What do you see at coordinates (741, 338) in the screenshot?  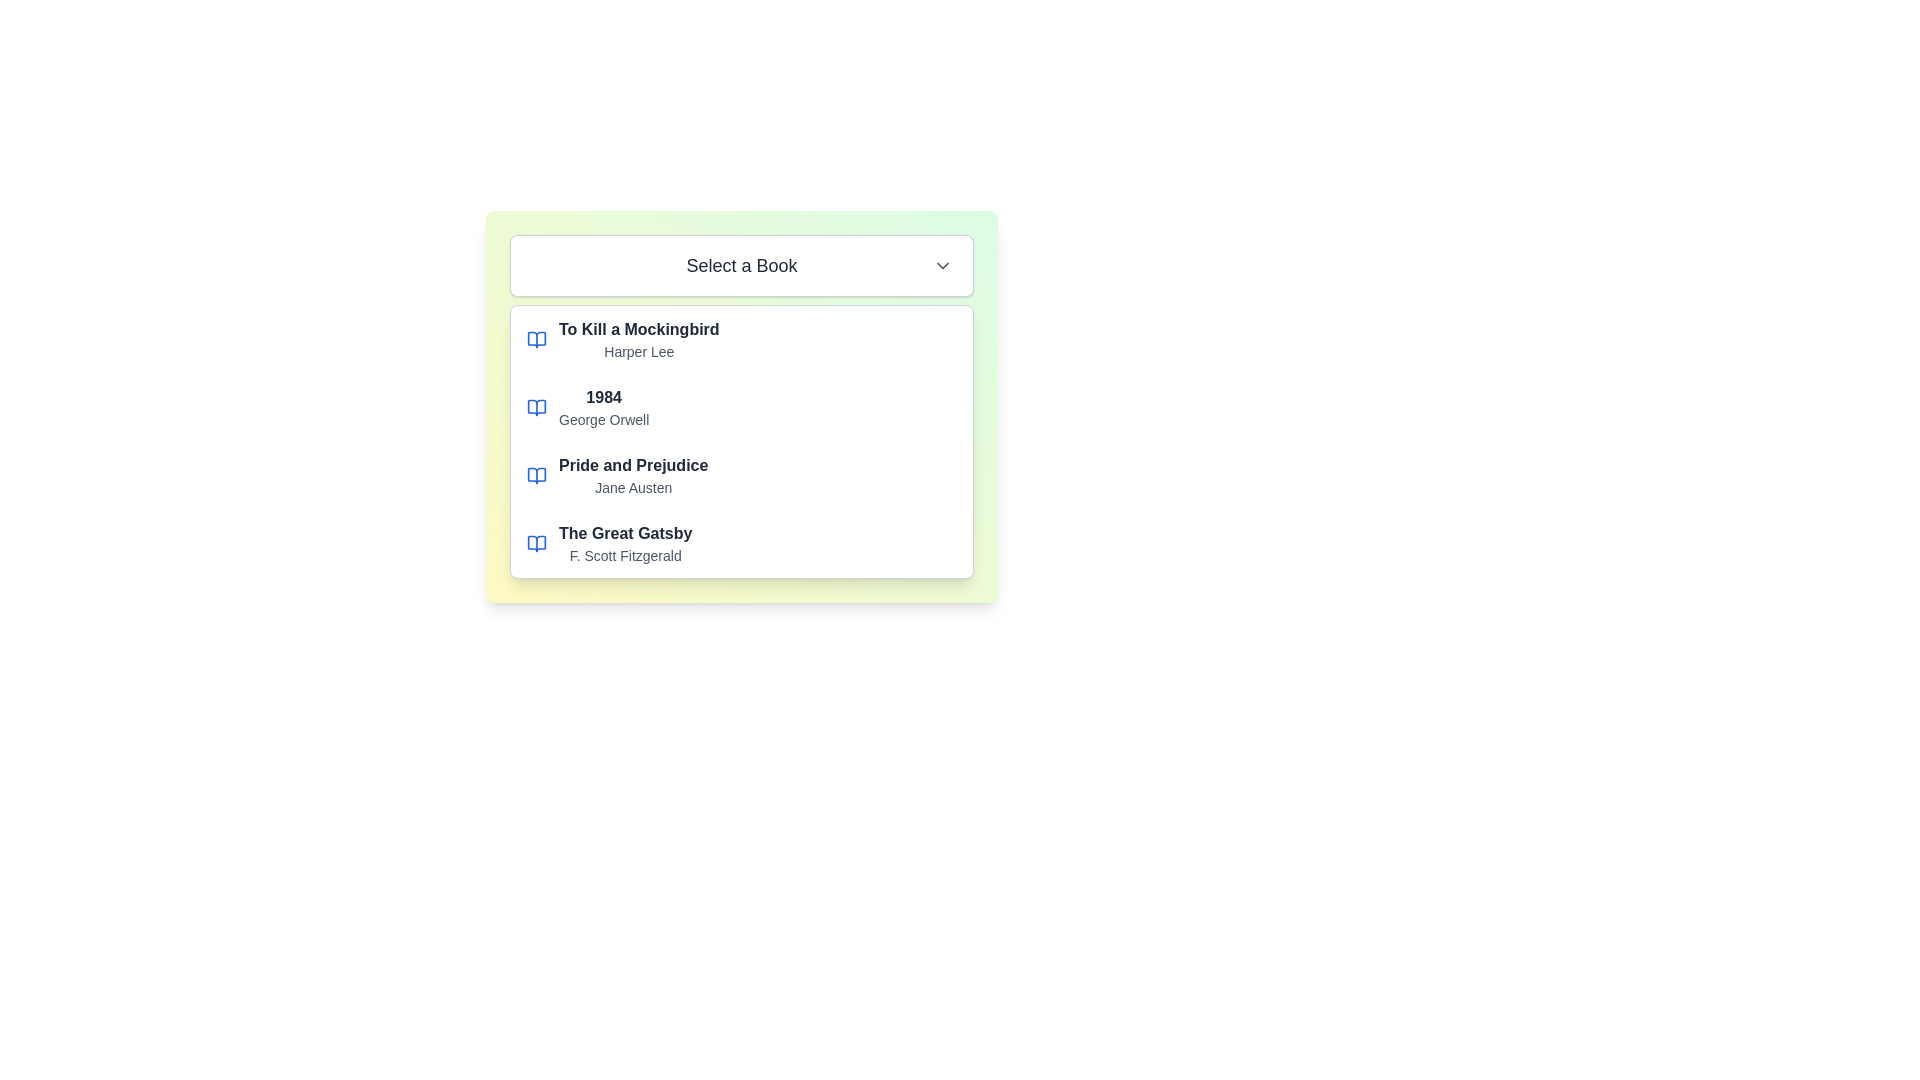 I see `the first list item displaying the book title 'To Kill a Mockingbird' and author 'Harper Lee'` at bounding box center [741, 338].